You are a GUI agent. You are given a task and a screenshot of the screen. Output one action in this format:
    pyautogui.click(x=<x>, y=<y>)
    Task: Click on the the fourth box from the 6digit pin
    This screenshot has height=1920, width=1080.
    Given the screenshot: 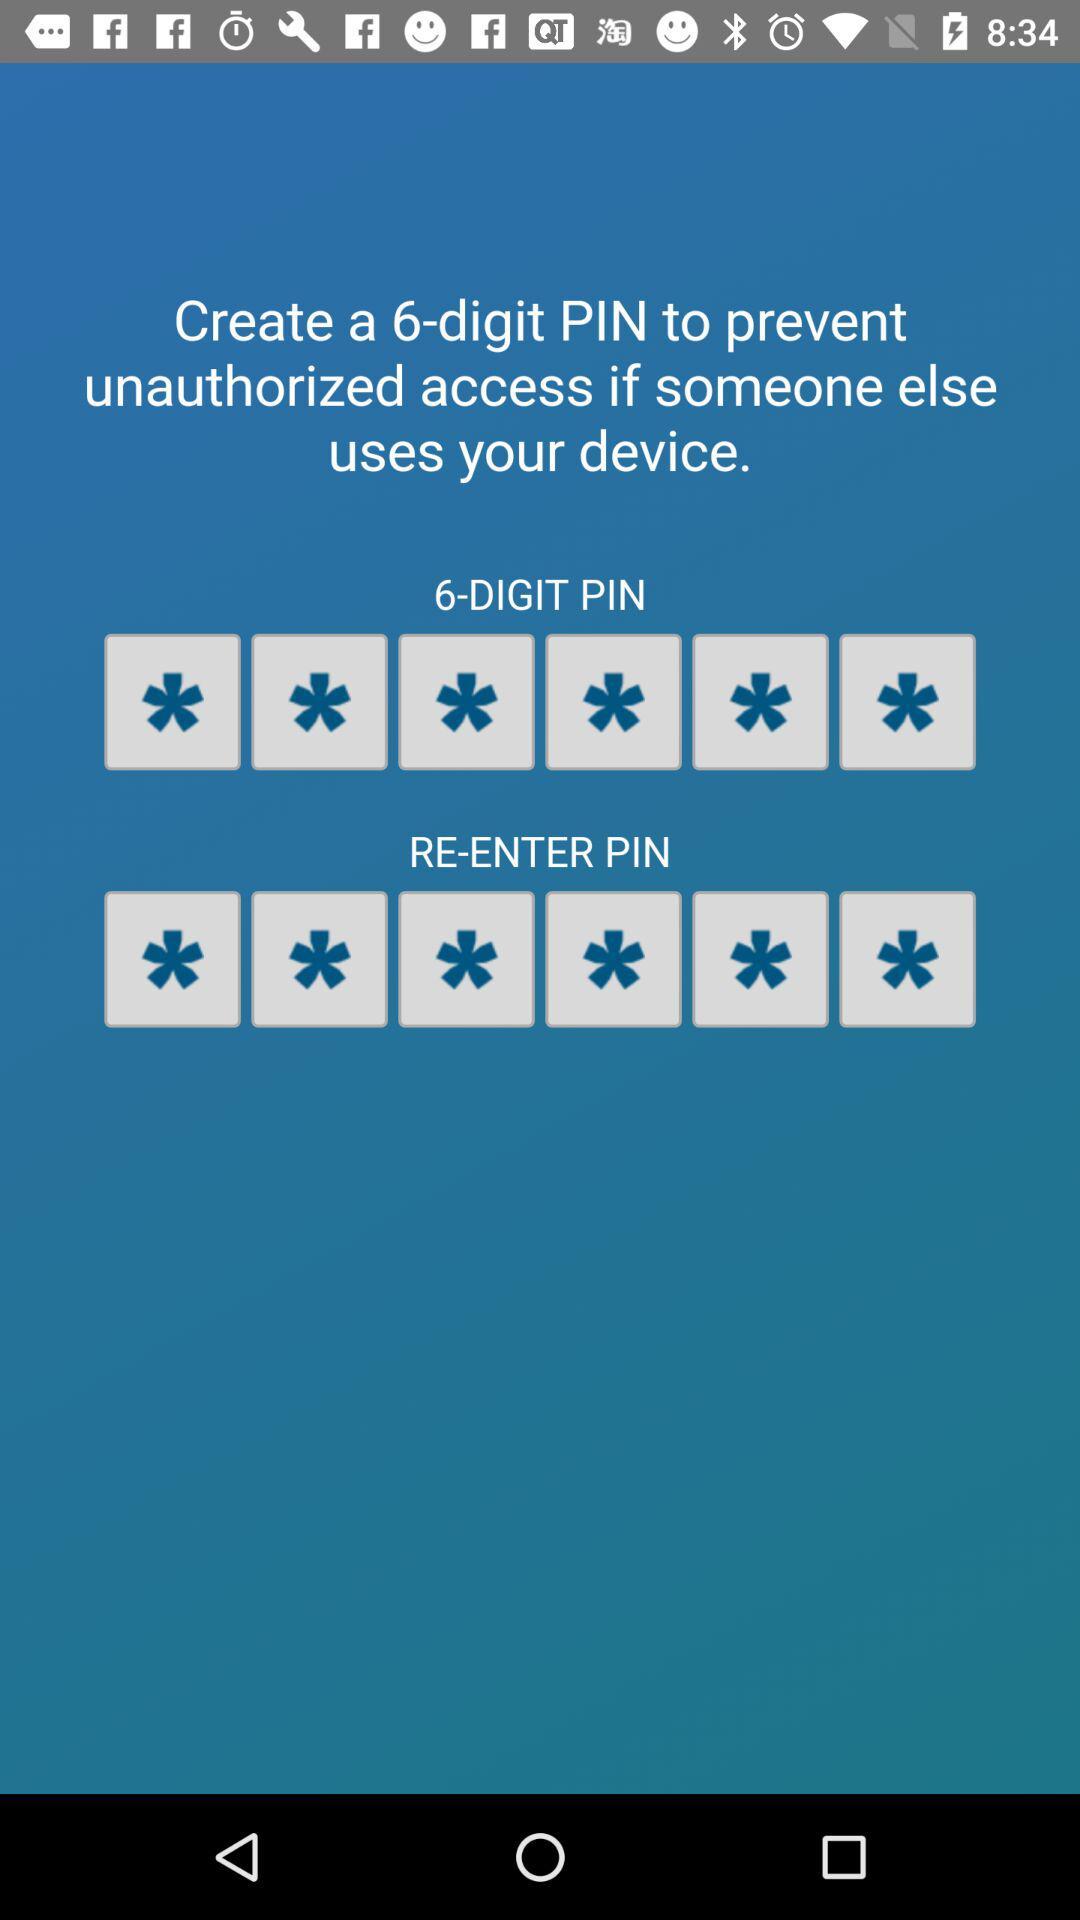 What is the action you would take?
    pyautogui.click(x=612, y=701)
    